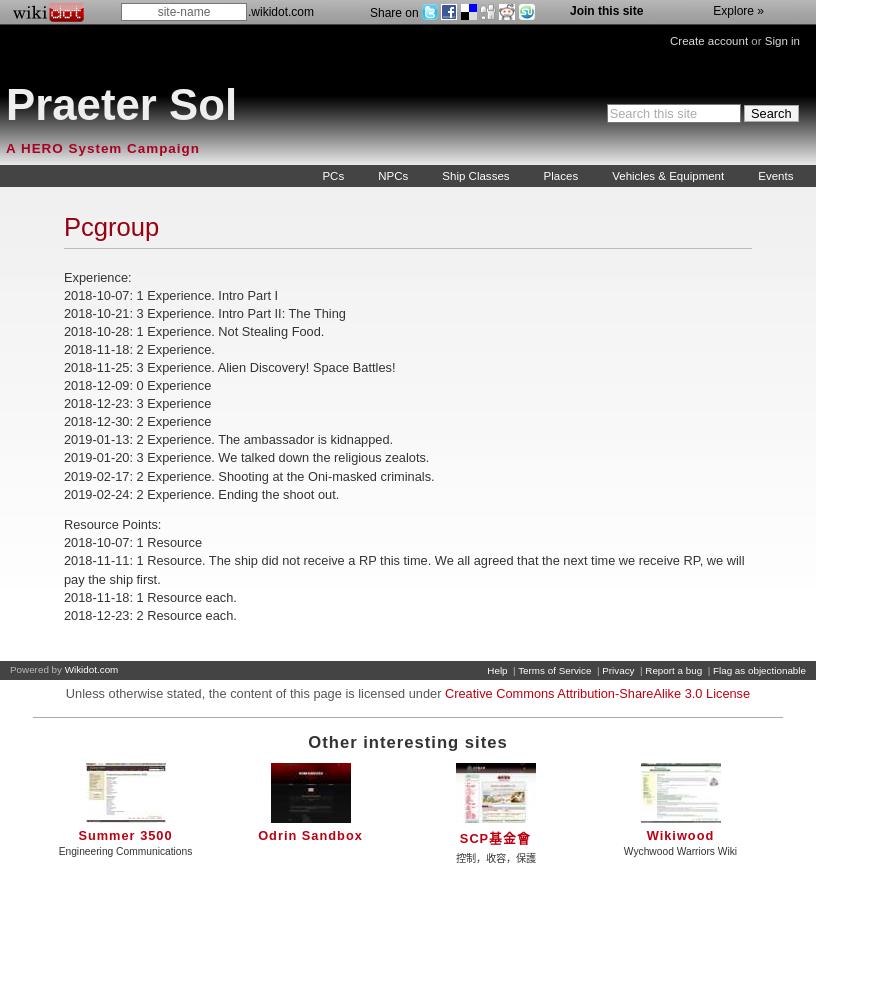 This screenshot has width=886, height=1000. What do you see at coordinates (679, 850) in the screenshot?
I see `'Wychwood Warriors Wiki'` at bounding box center [679, 850].